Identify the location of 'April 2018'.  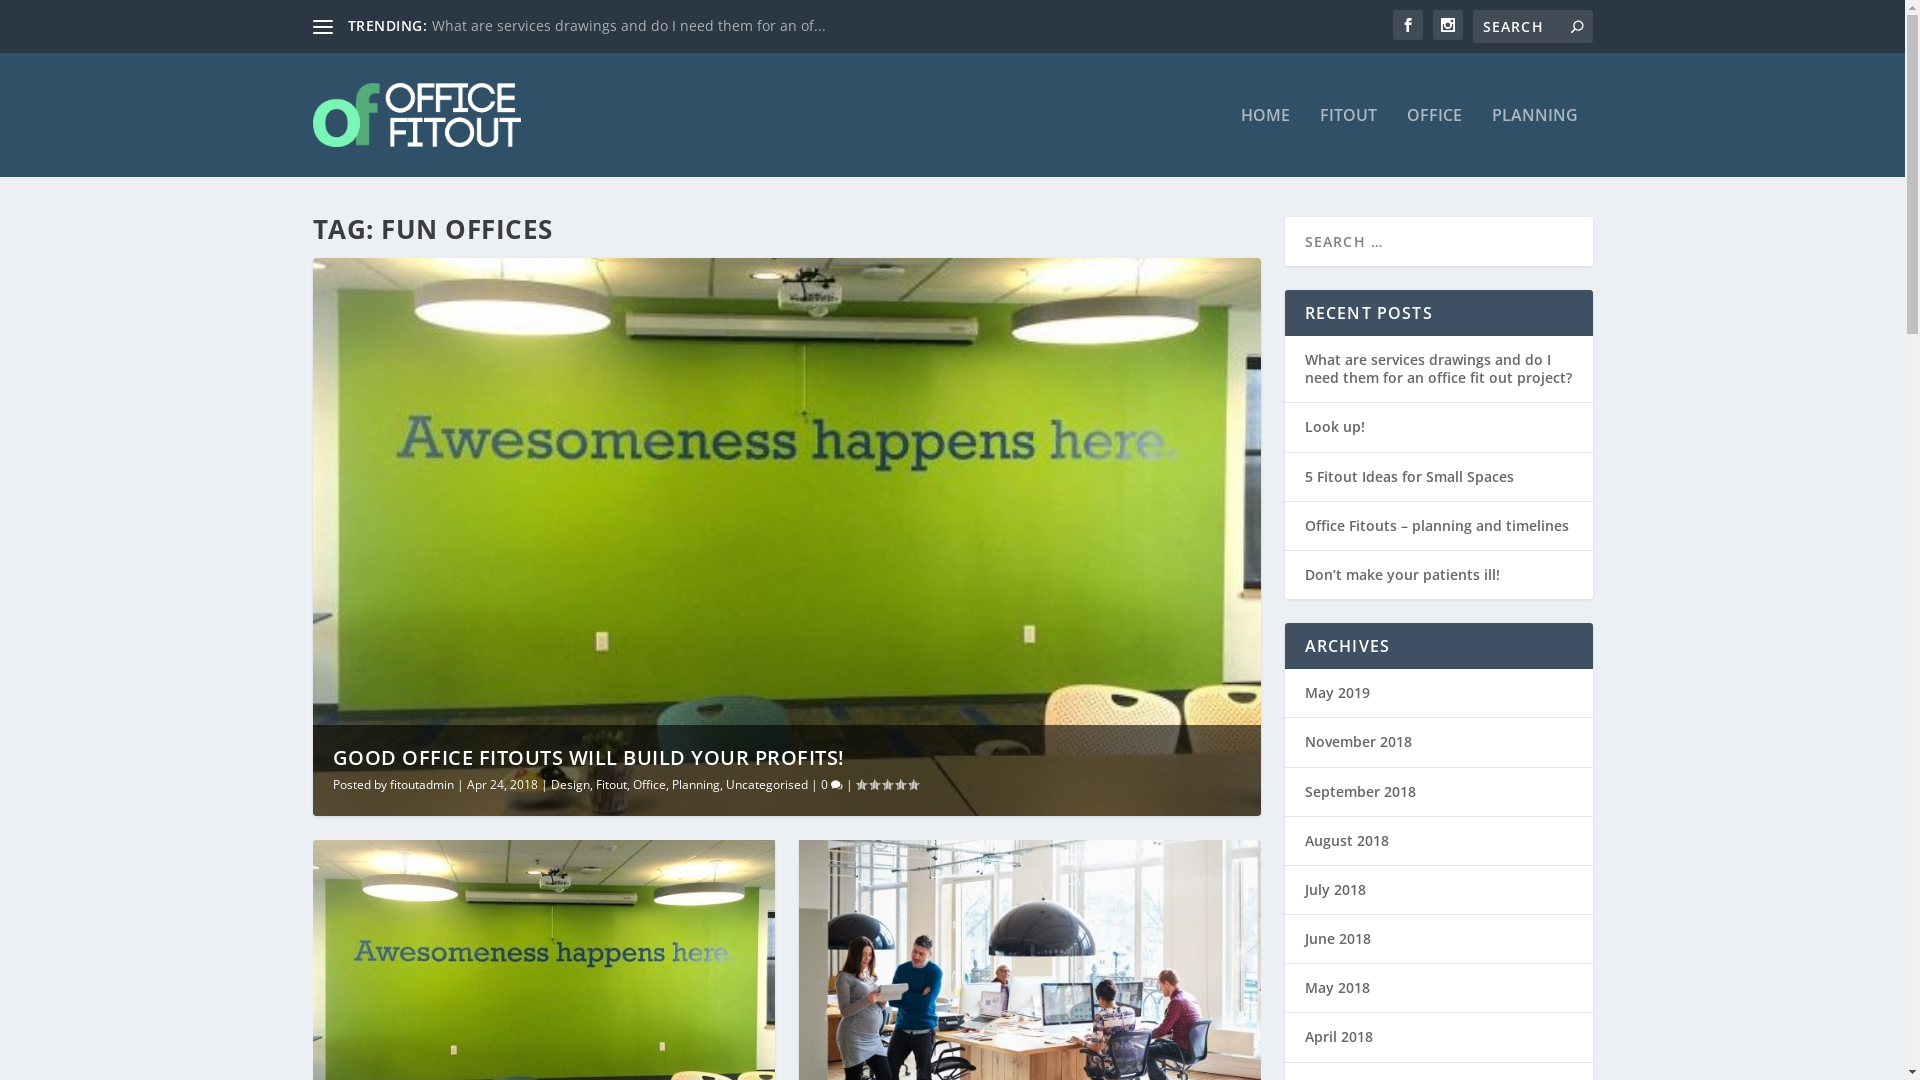
(1304, 1035).